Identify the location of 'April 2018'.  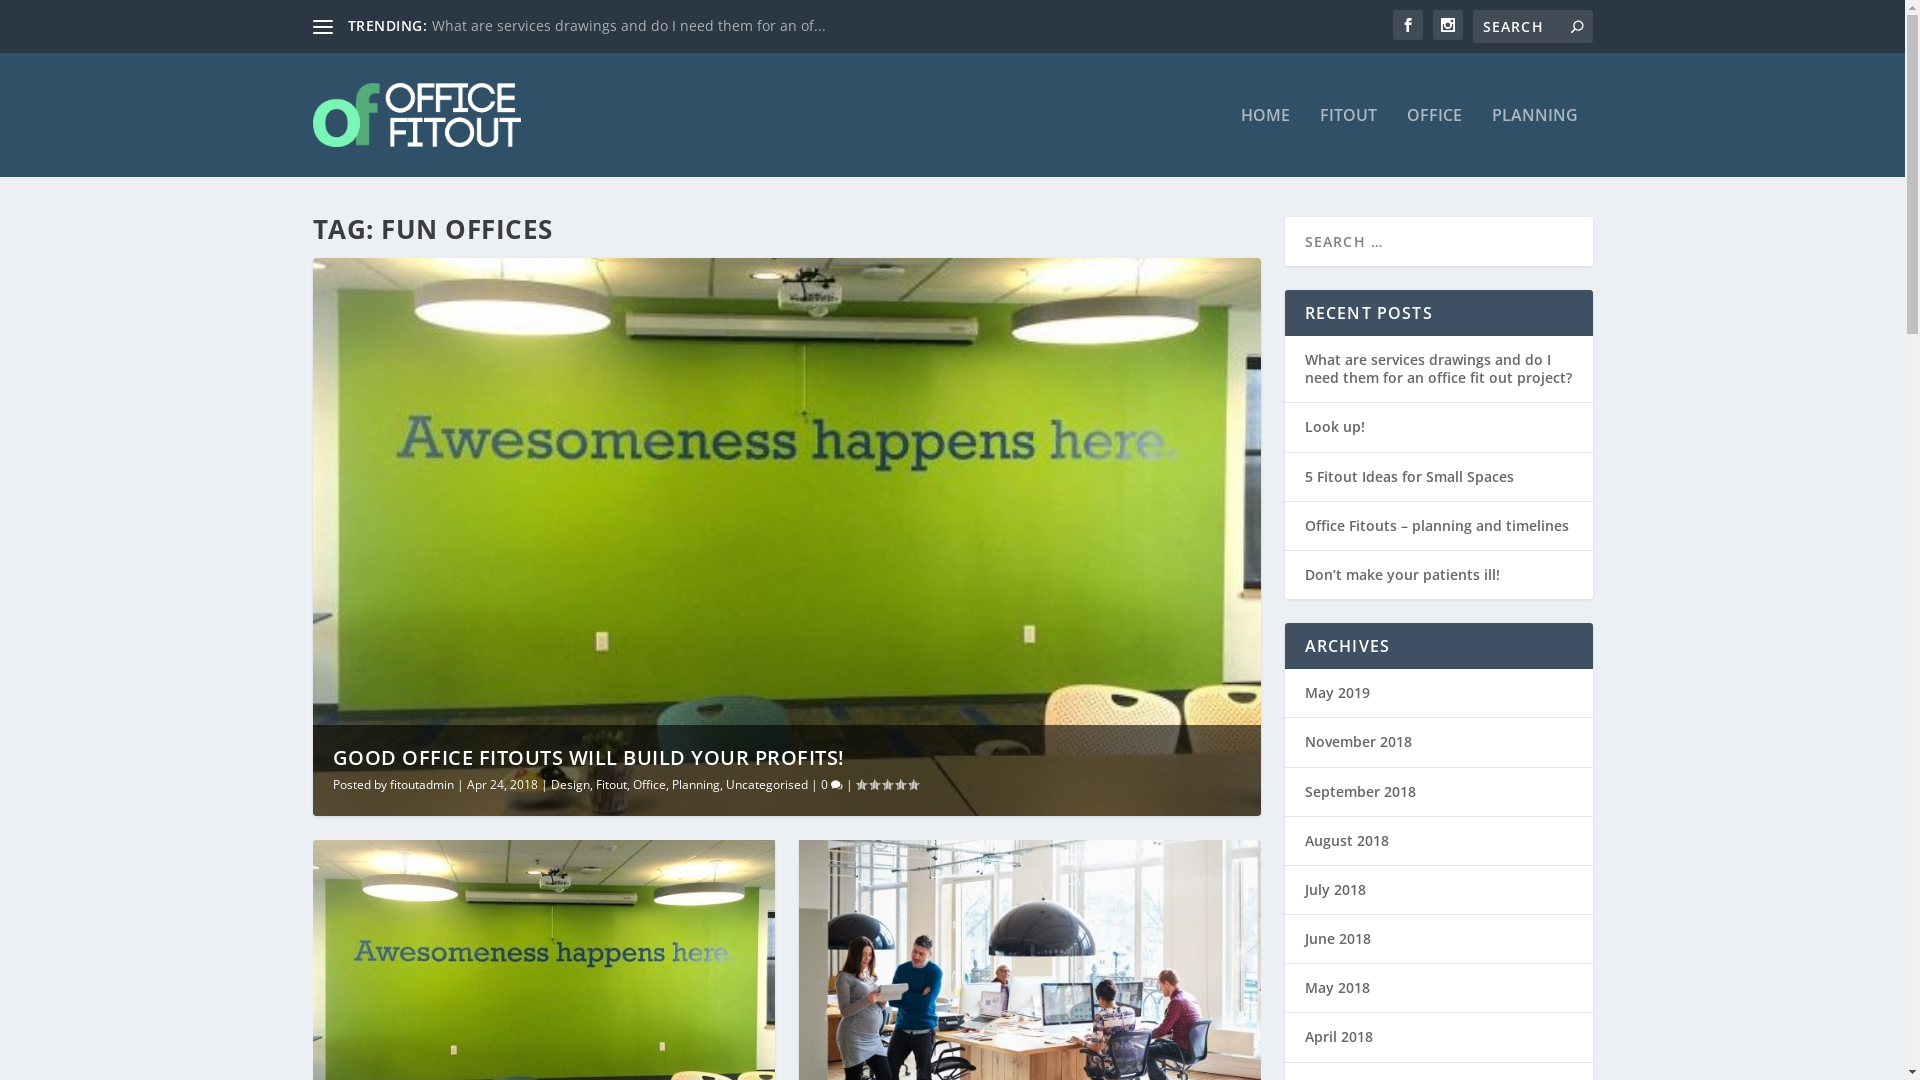
(1304, 1035).